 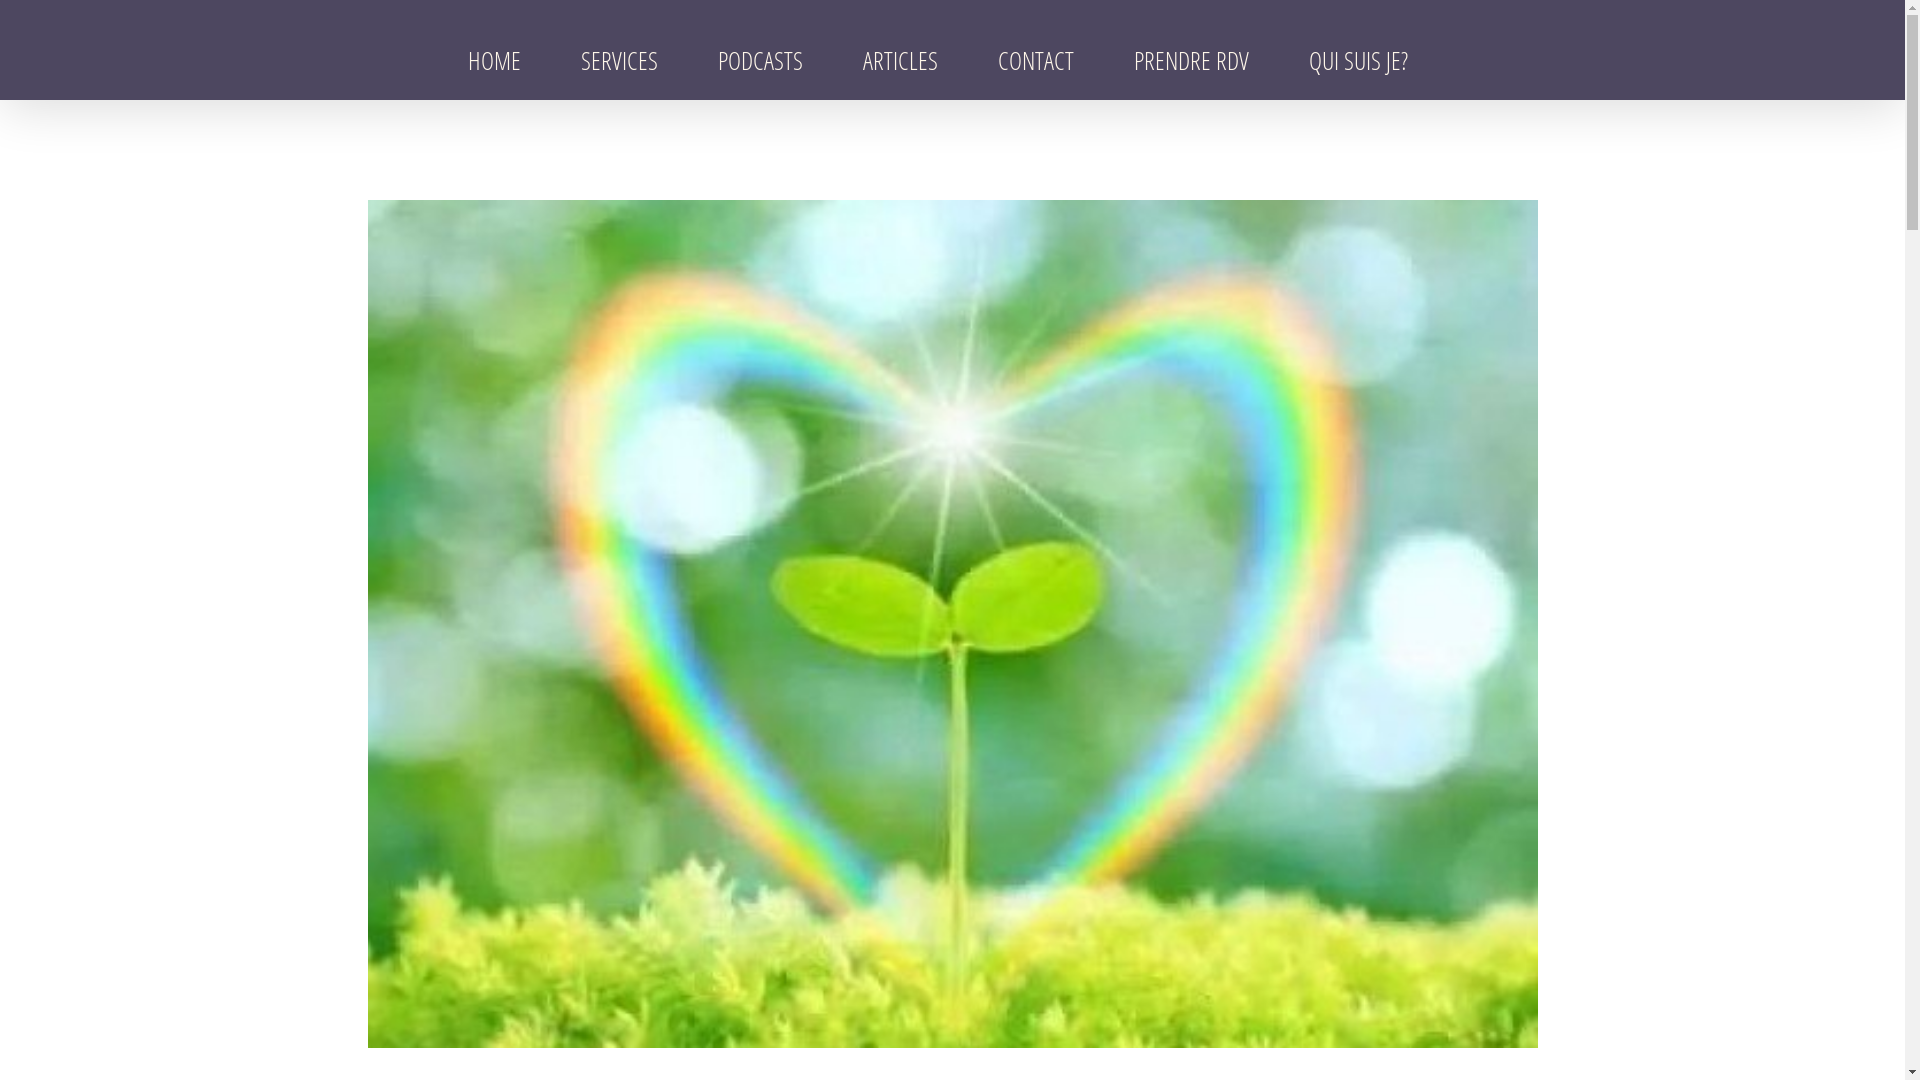 I want to click on 'PRENDRE RDV', so click(x=1117, y=59).